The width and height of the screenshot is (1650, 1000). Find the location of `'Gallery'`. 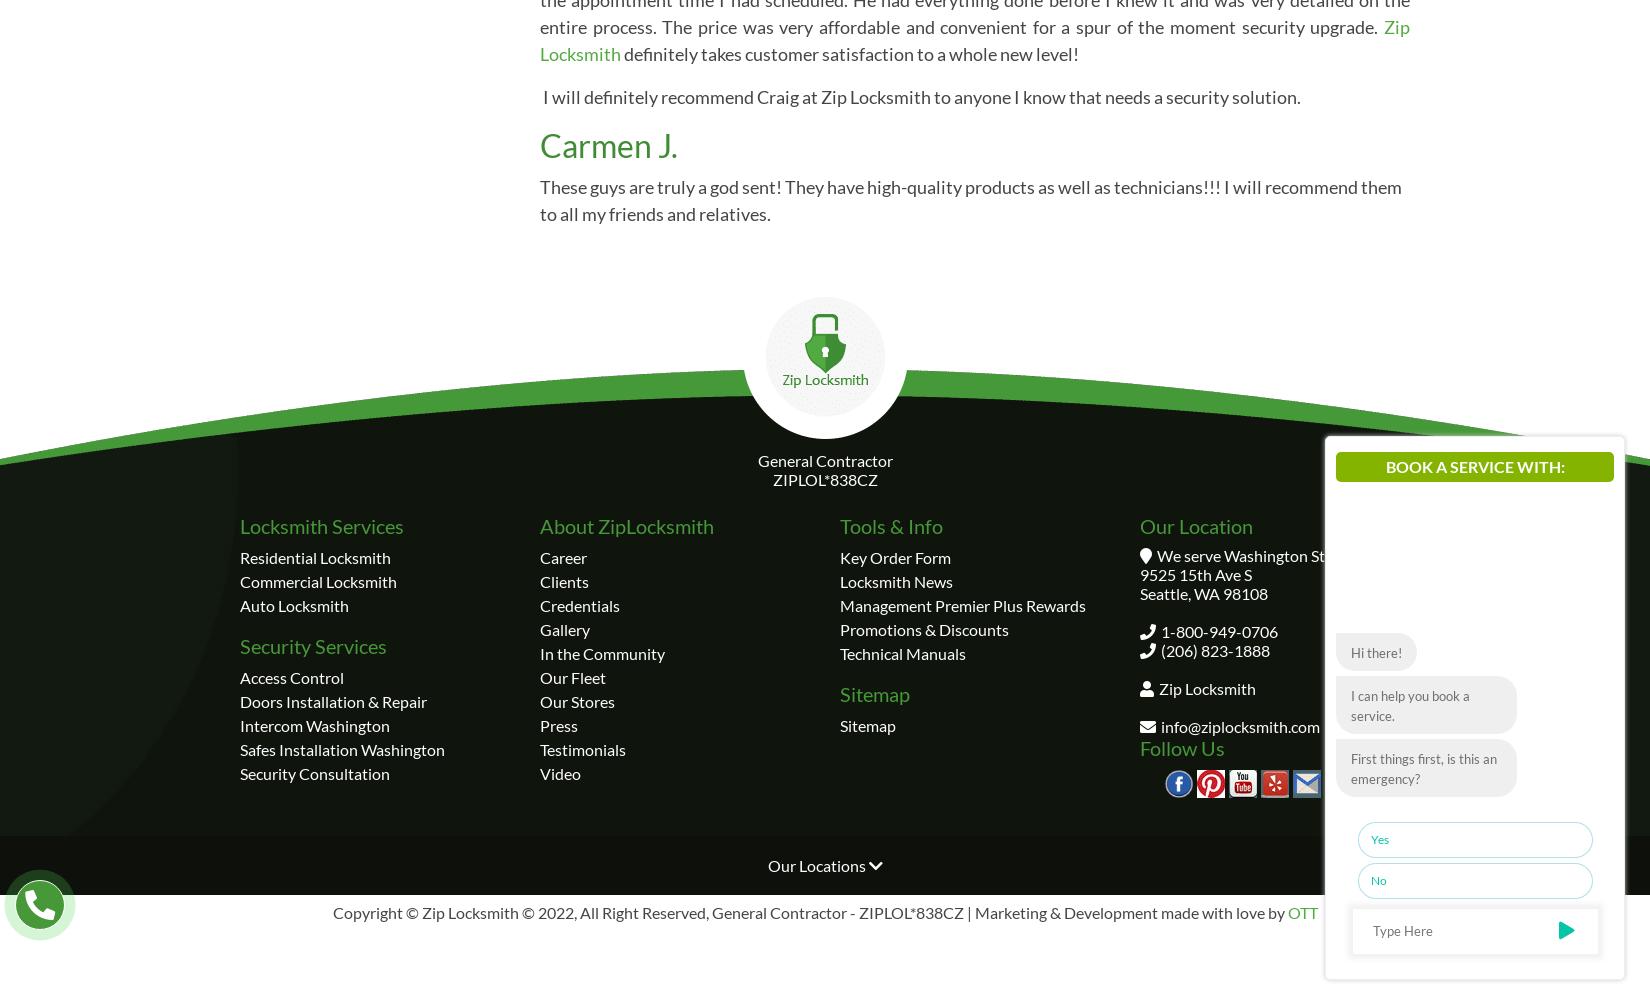

'Gallery' is located at coordinates (563, 628).